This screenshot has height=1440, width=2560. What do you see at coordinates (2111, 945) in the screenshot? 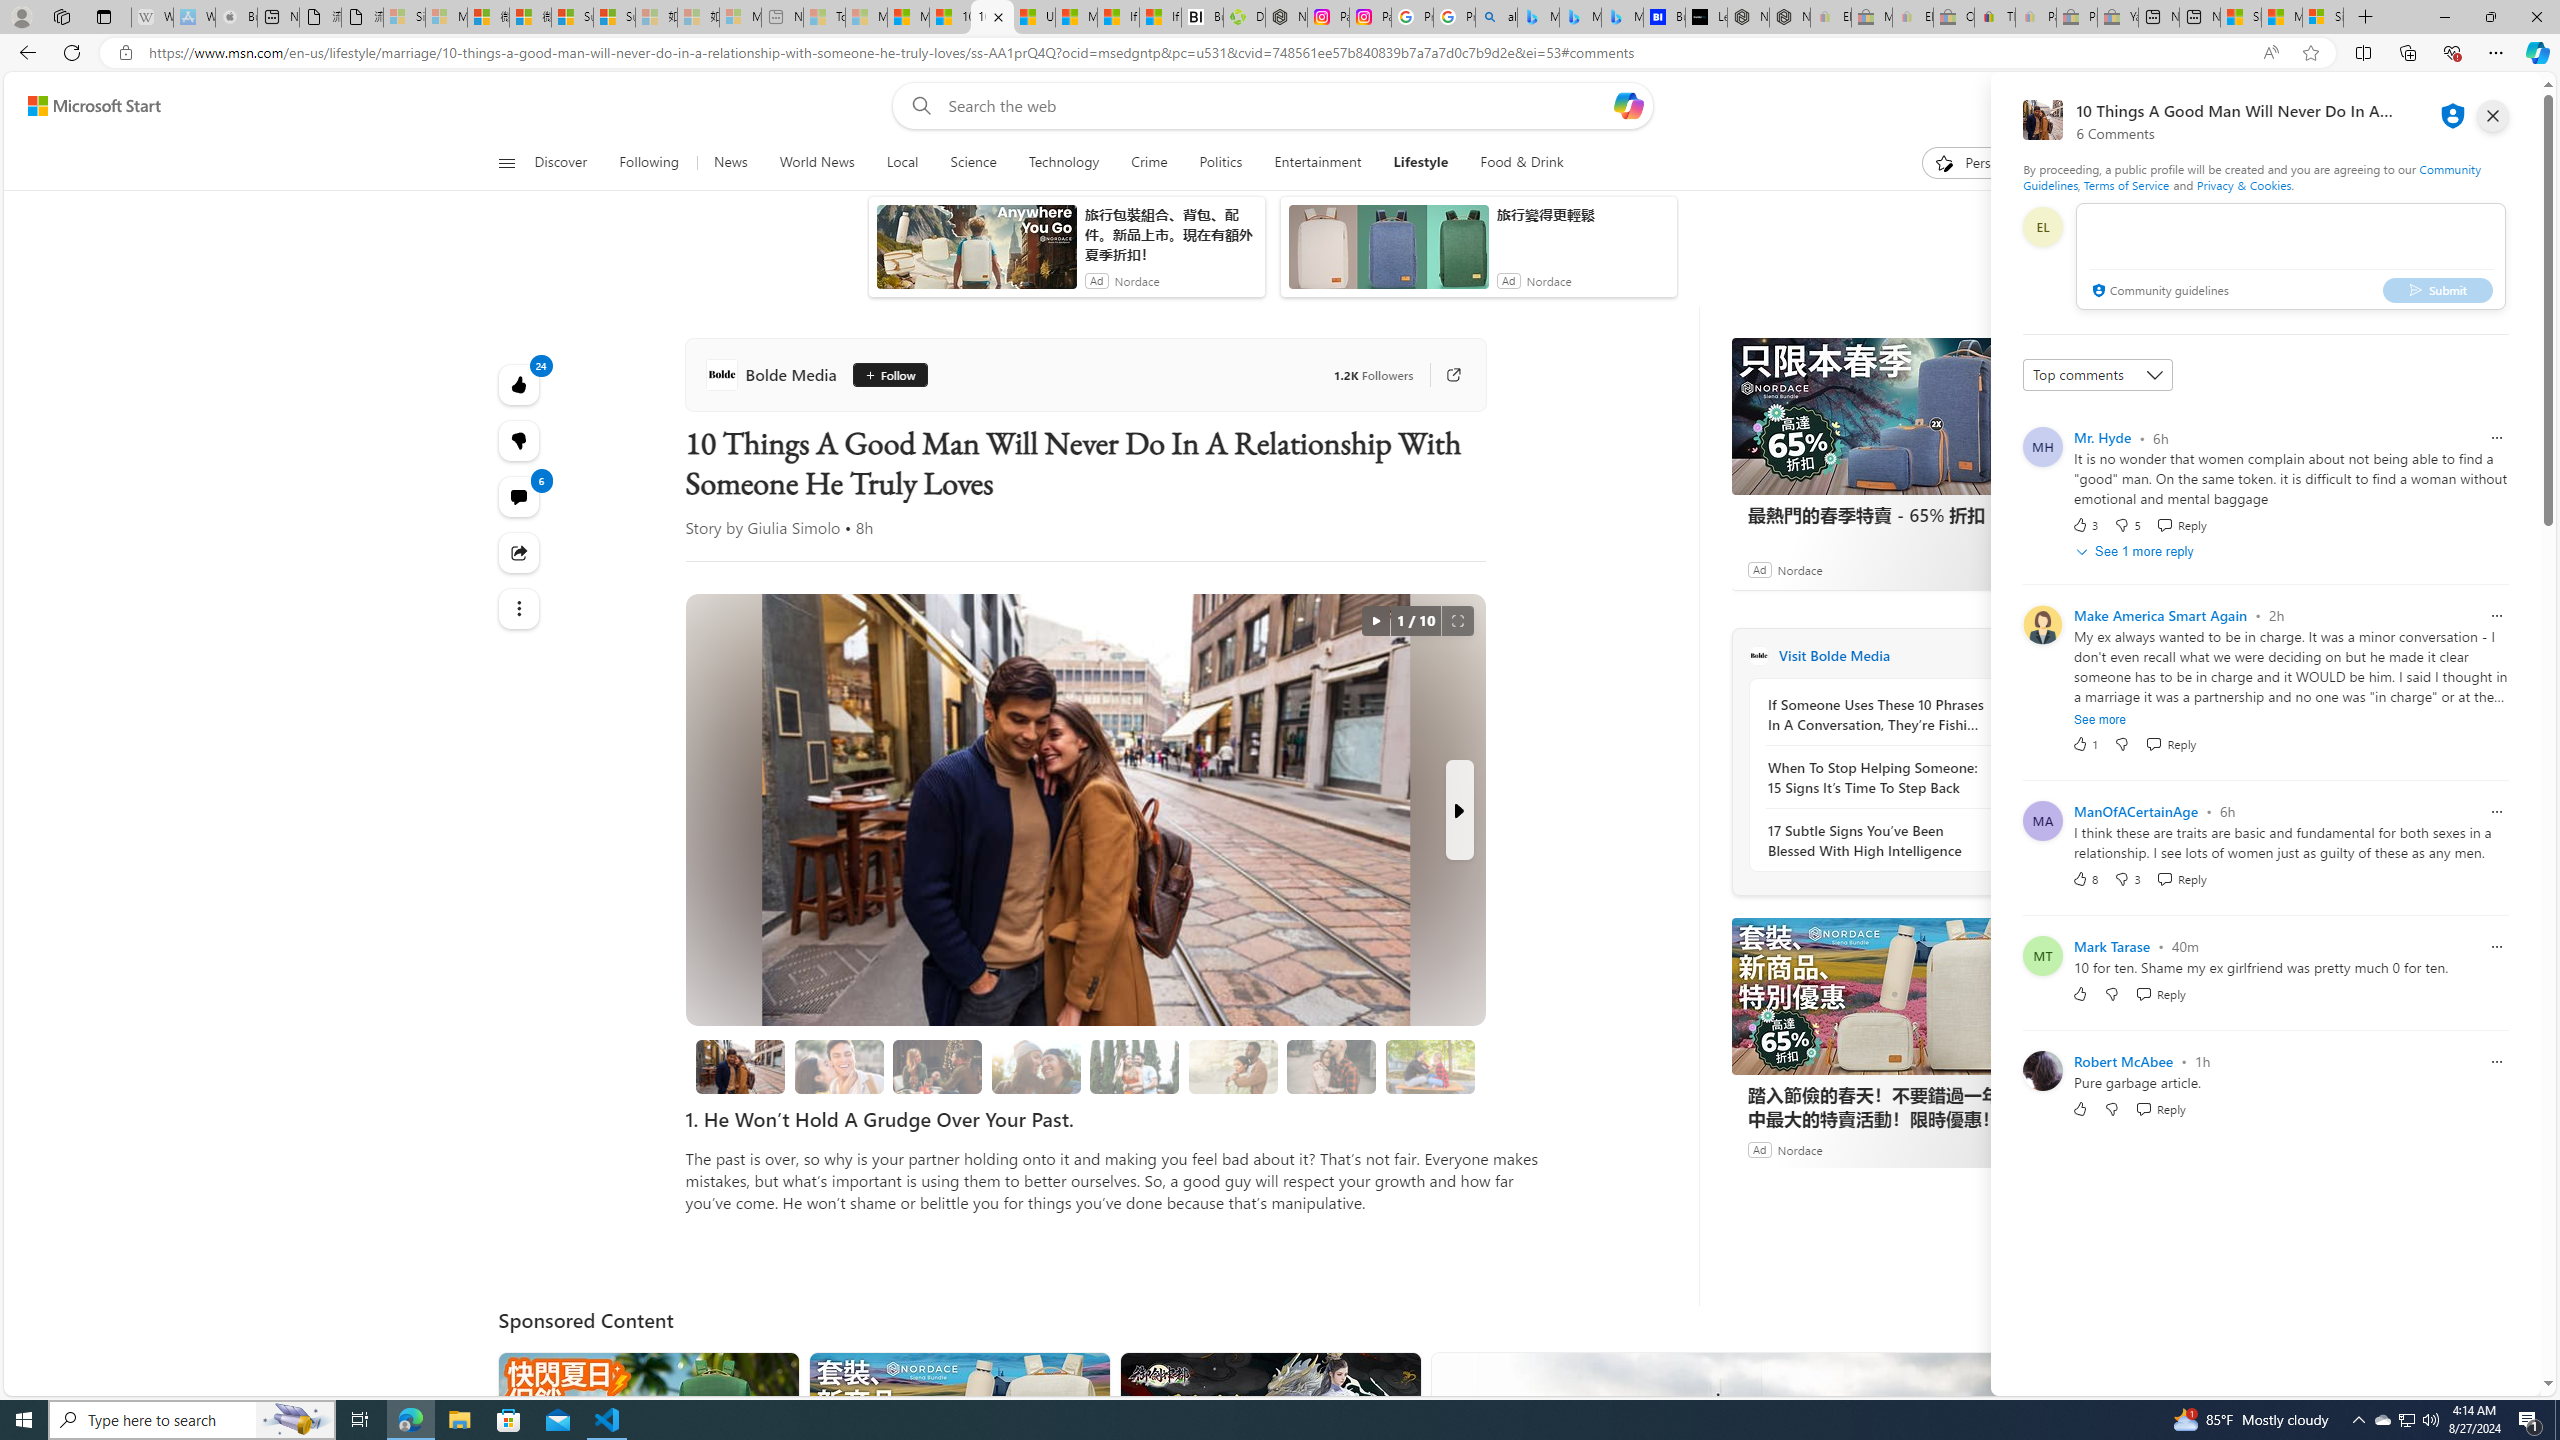
I see `'Mark Tarase'` at bounding box center [2111, 945].